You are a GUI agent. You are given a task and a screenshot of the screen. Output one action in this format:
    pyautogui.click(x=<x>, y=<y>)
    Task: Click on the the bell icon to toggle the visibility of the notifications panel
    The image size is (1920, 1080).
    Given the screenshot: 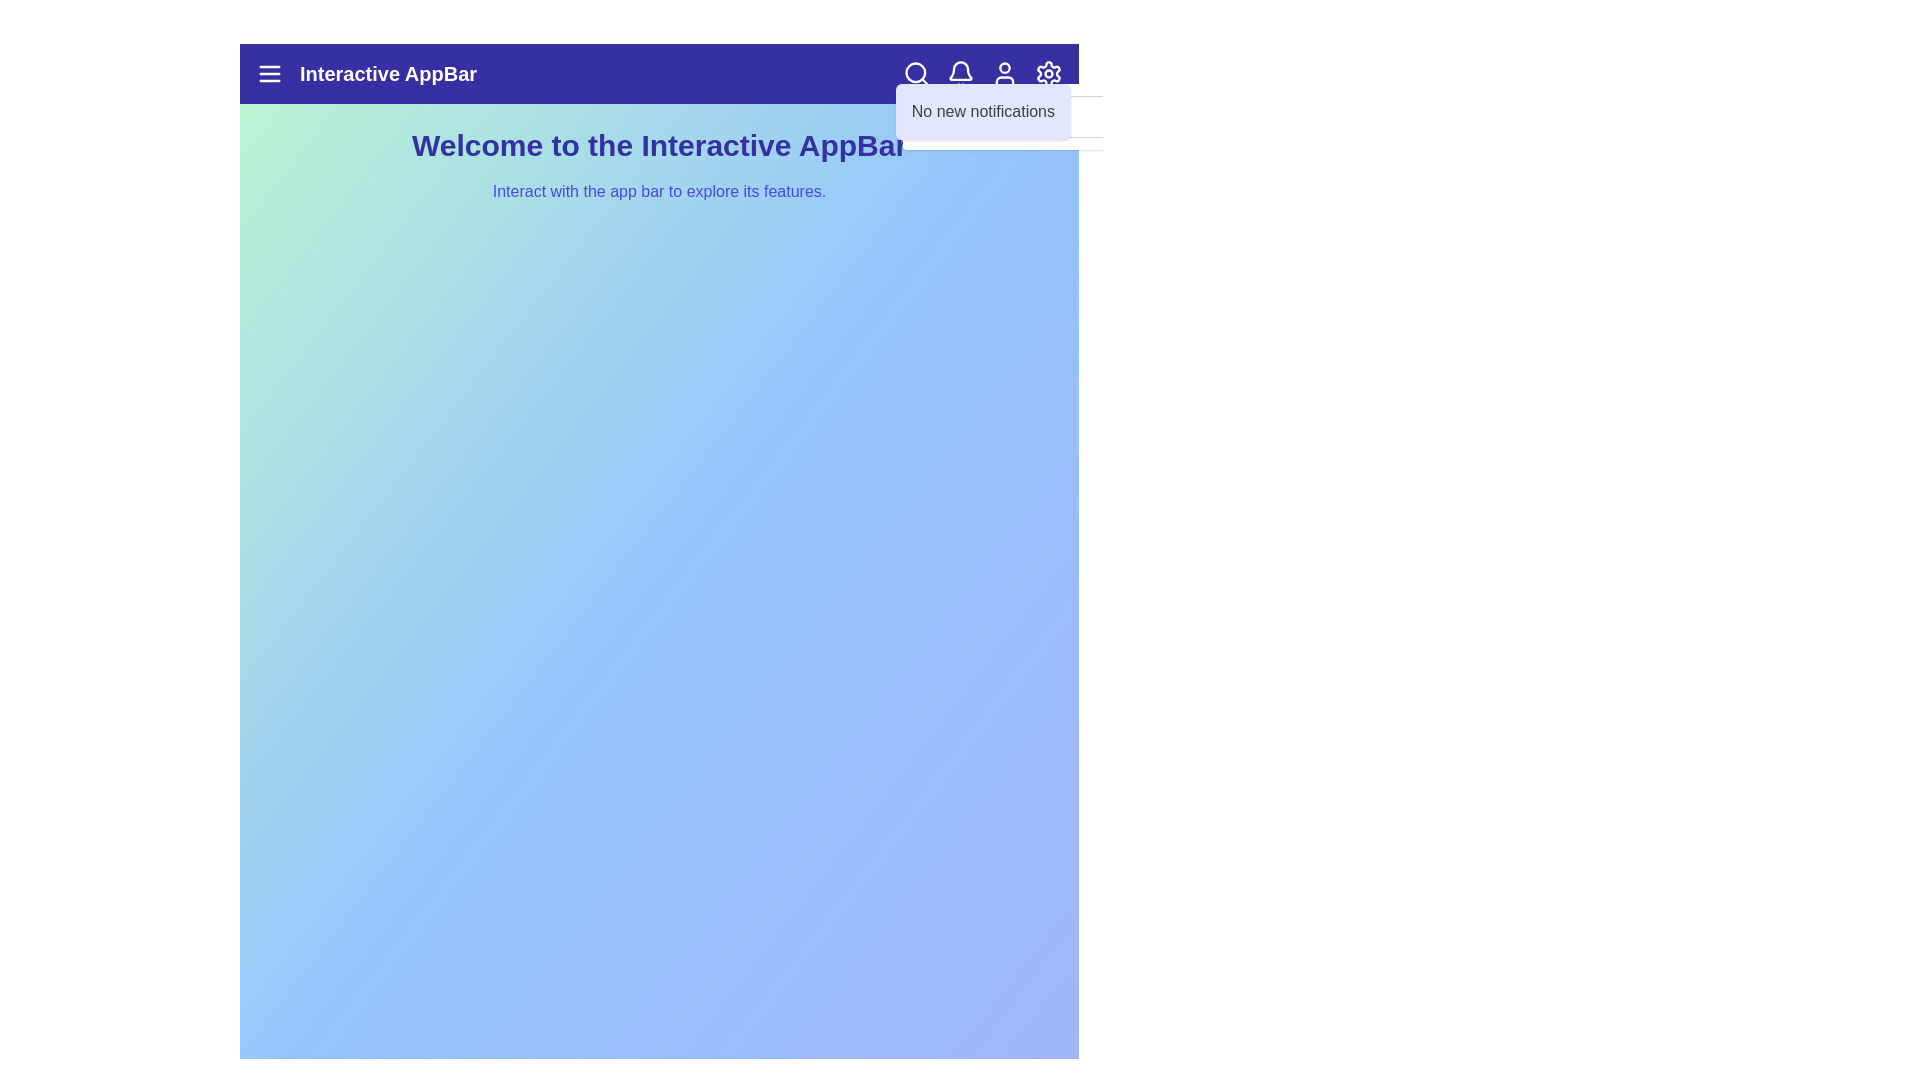 What is the action you would take?
    pyautogui.click(x=960, y=72)
    